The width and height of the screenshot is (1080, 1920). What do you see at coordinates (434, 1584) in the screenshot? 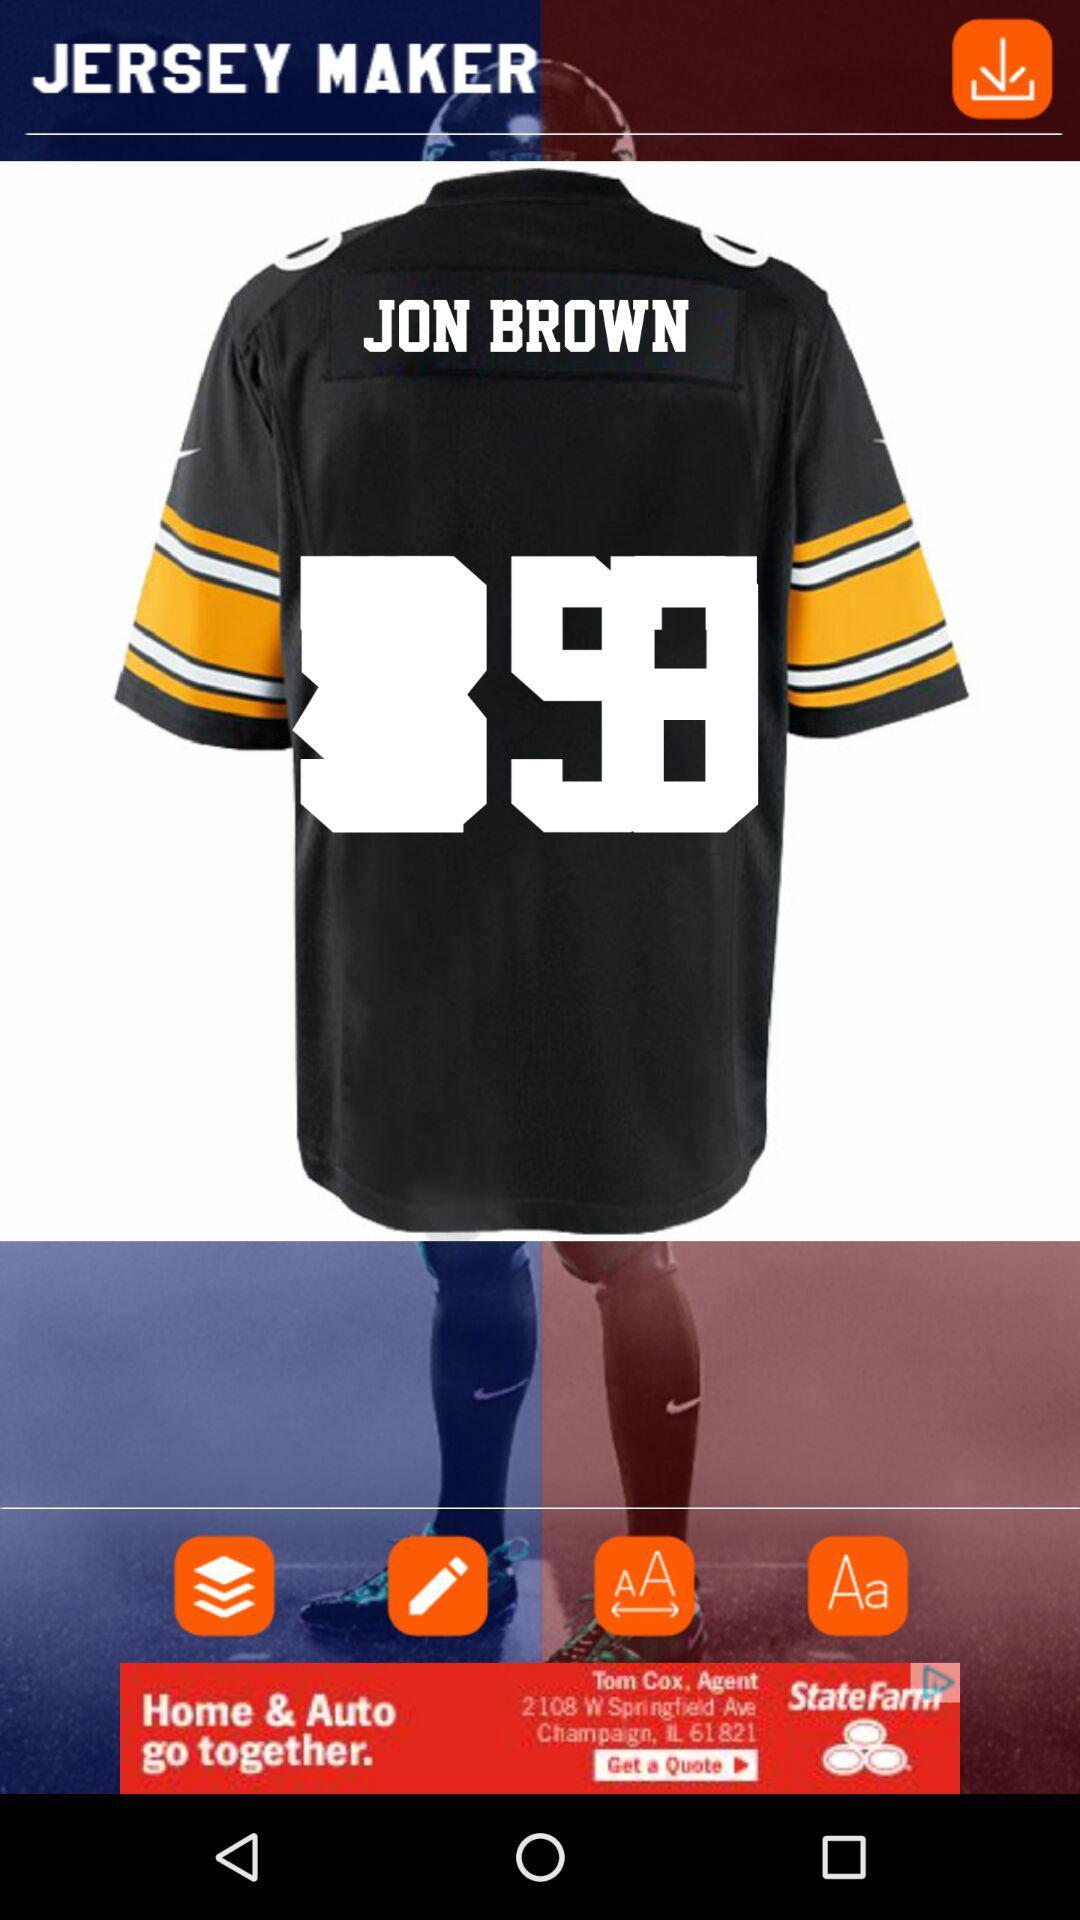
I see `notes` at bounding box center [434, 1584].